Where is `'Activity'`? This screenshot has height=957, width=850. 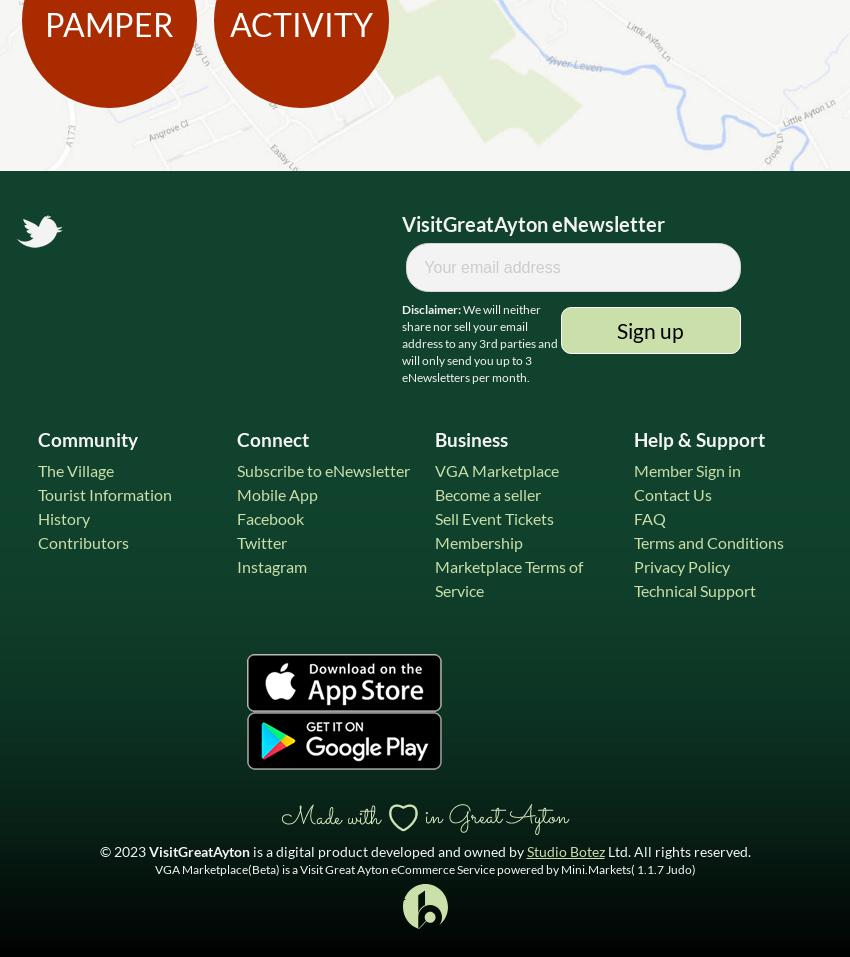
'Activity' is located at coordinates (301, 22).